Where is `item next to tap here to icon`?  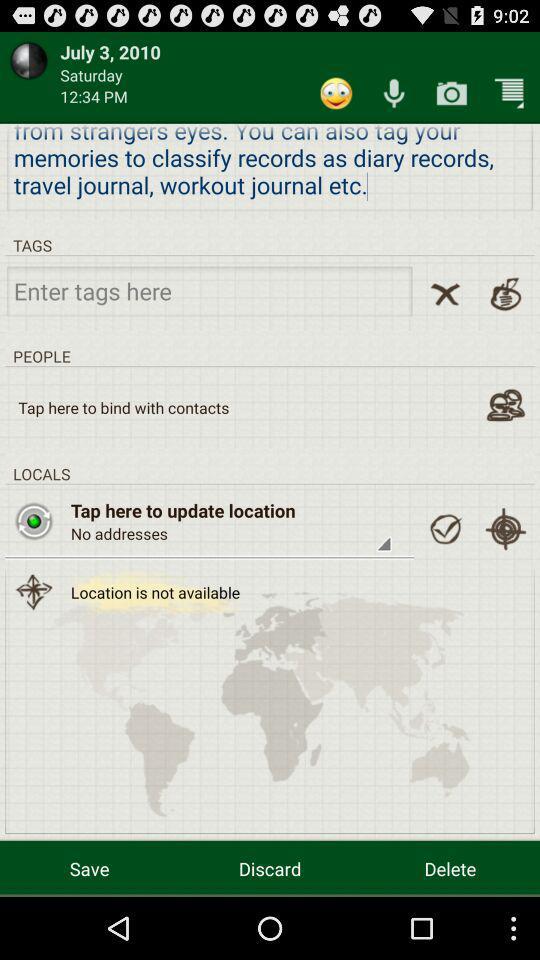 item next to tap here to icon is located at coordinates (445, 528).